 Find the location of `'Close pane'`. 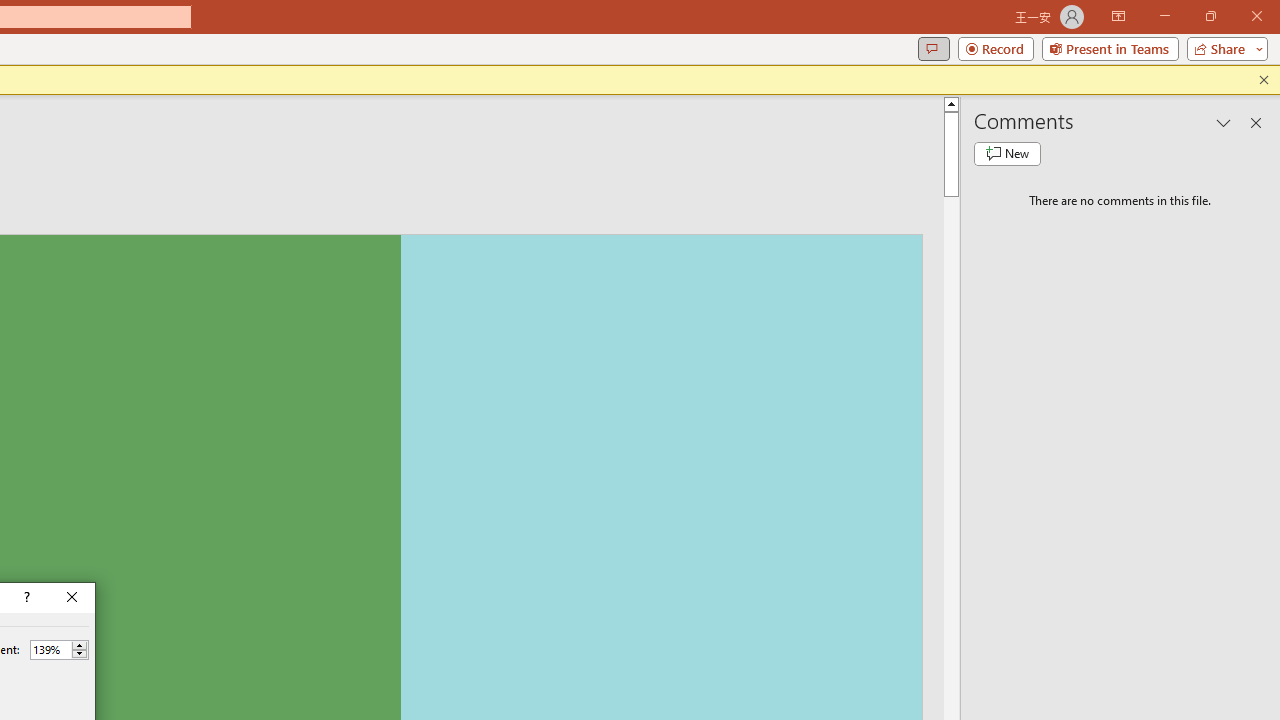

'Close pane' is located at coordinates (1255, 123).